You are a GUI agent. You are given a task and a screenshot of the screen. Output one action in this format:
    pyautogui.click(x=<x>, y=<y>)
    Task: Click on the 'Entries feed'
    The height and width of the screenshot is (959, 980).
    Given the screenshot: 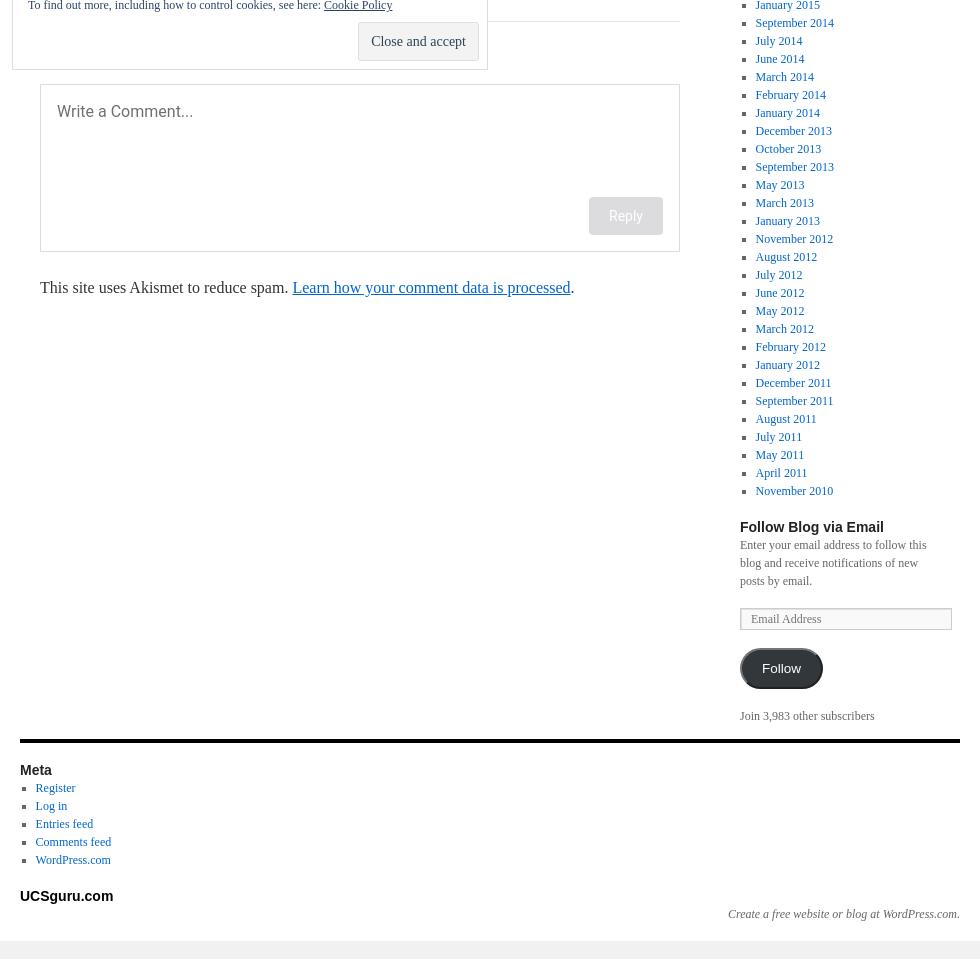 What is the action you would take?
    pyautogui.click(x=62, y=822)
    